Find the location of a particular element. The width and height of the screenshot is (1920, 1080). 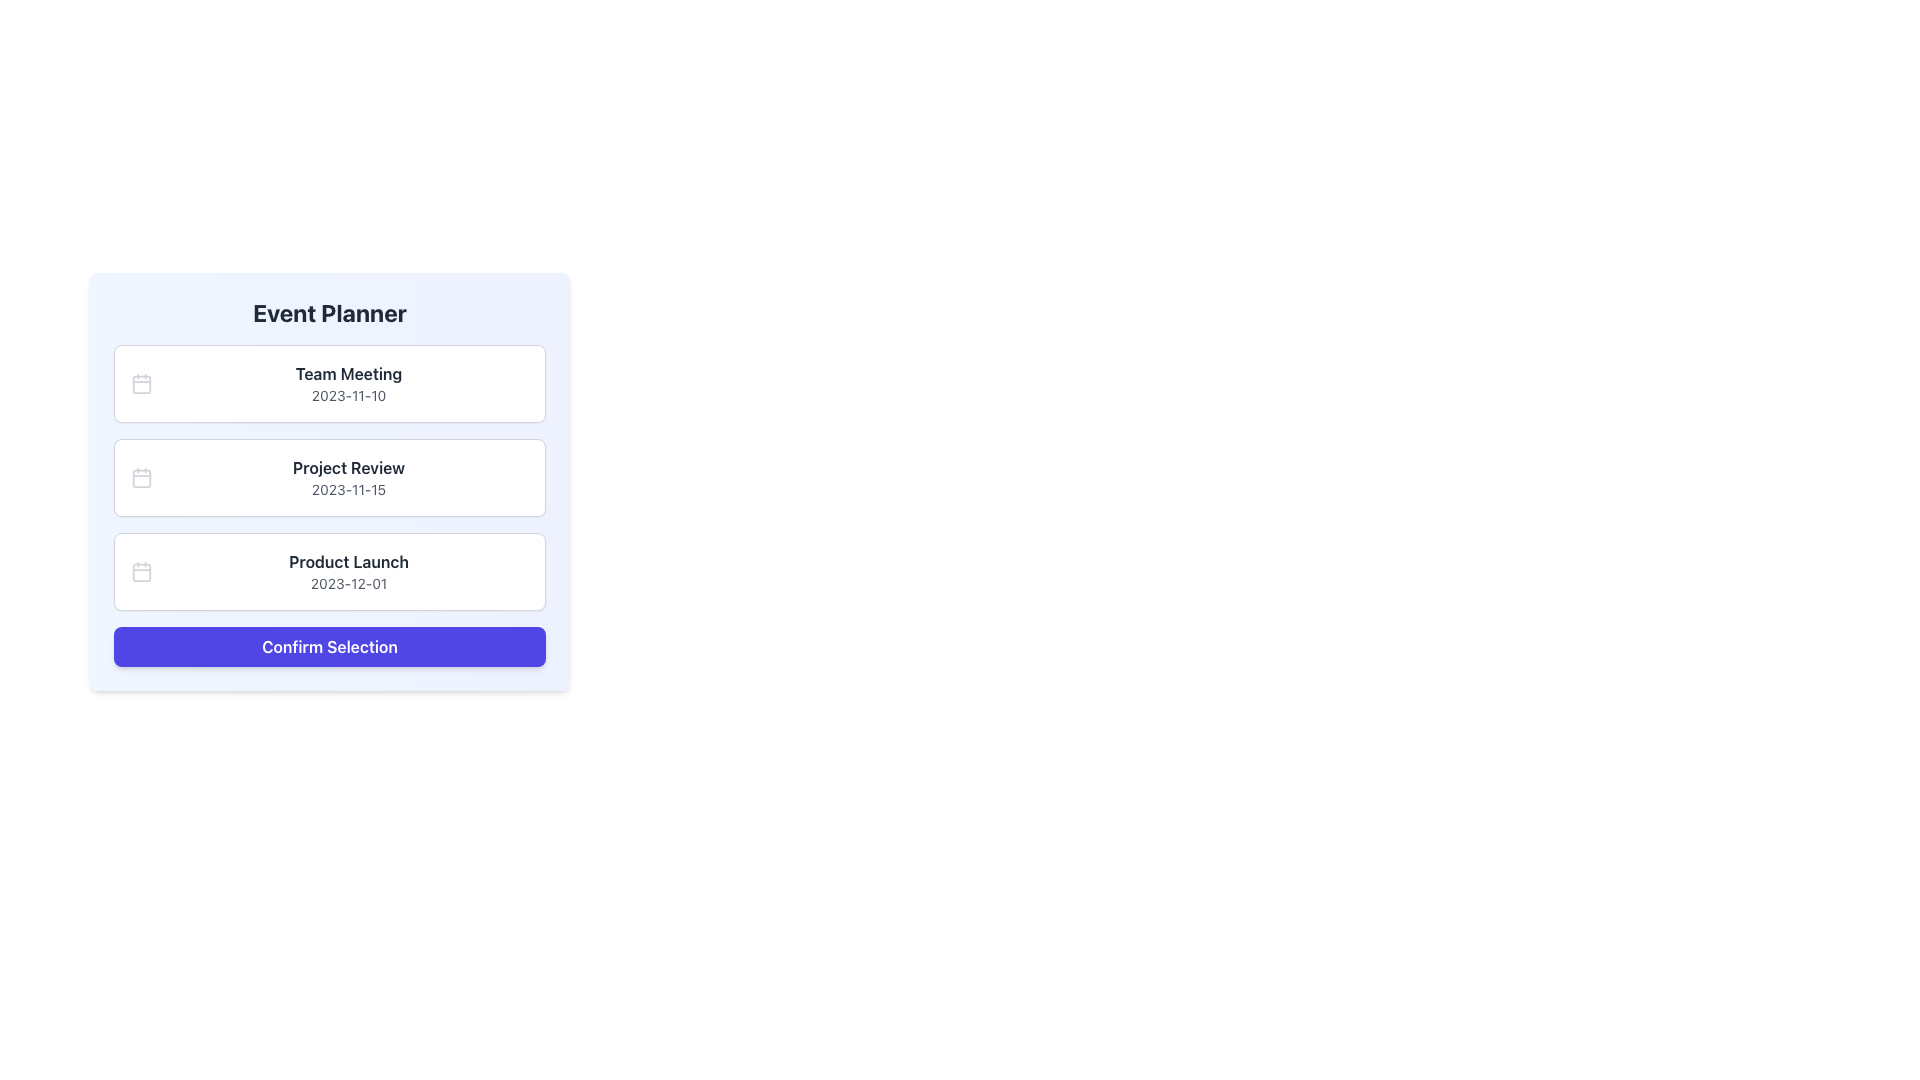

the calendar icon located to the left of the 'Team Meeting' text in the event planner component is located at coordinates (141, 384).